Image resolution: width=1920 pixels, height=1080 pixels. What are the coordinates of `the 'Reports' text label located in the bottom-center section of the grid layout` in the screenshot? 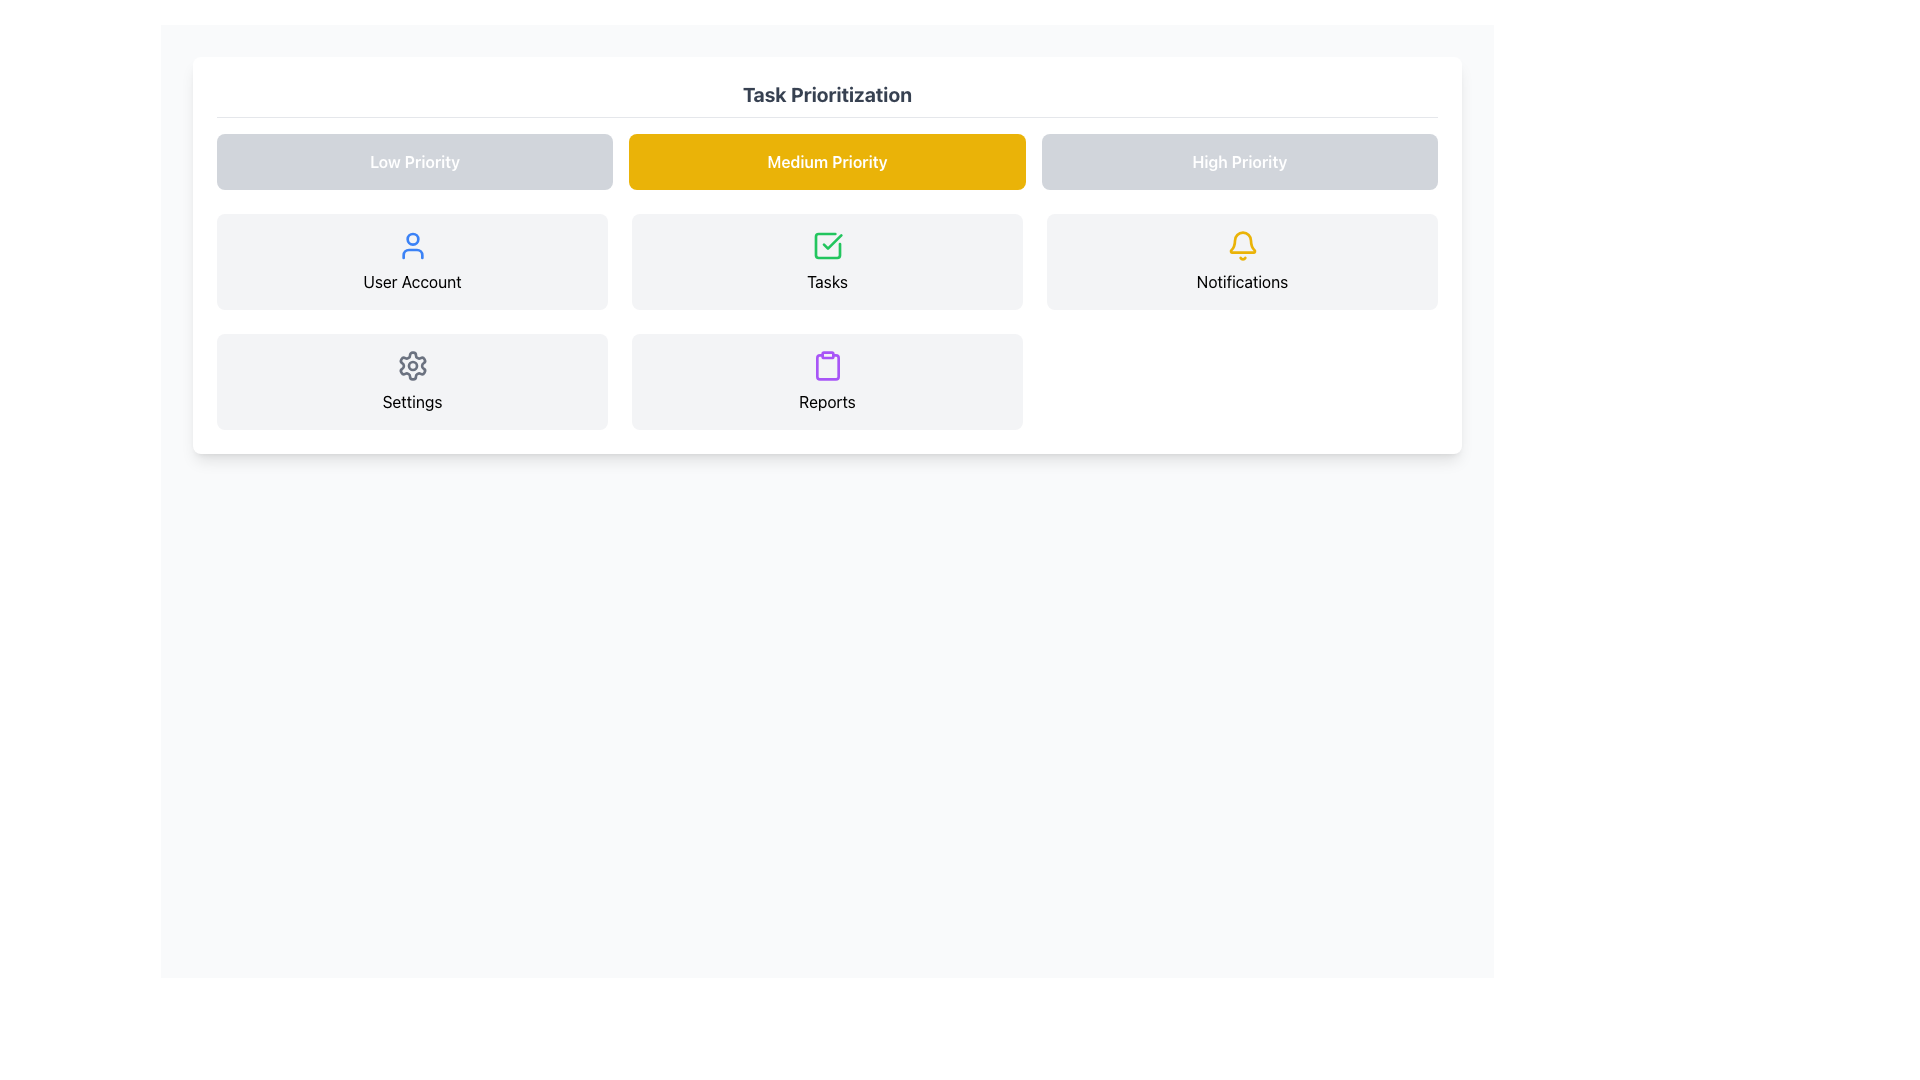 It's located at (827, 401).